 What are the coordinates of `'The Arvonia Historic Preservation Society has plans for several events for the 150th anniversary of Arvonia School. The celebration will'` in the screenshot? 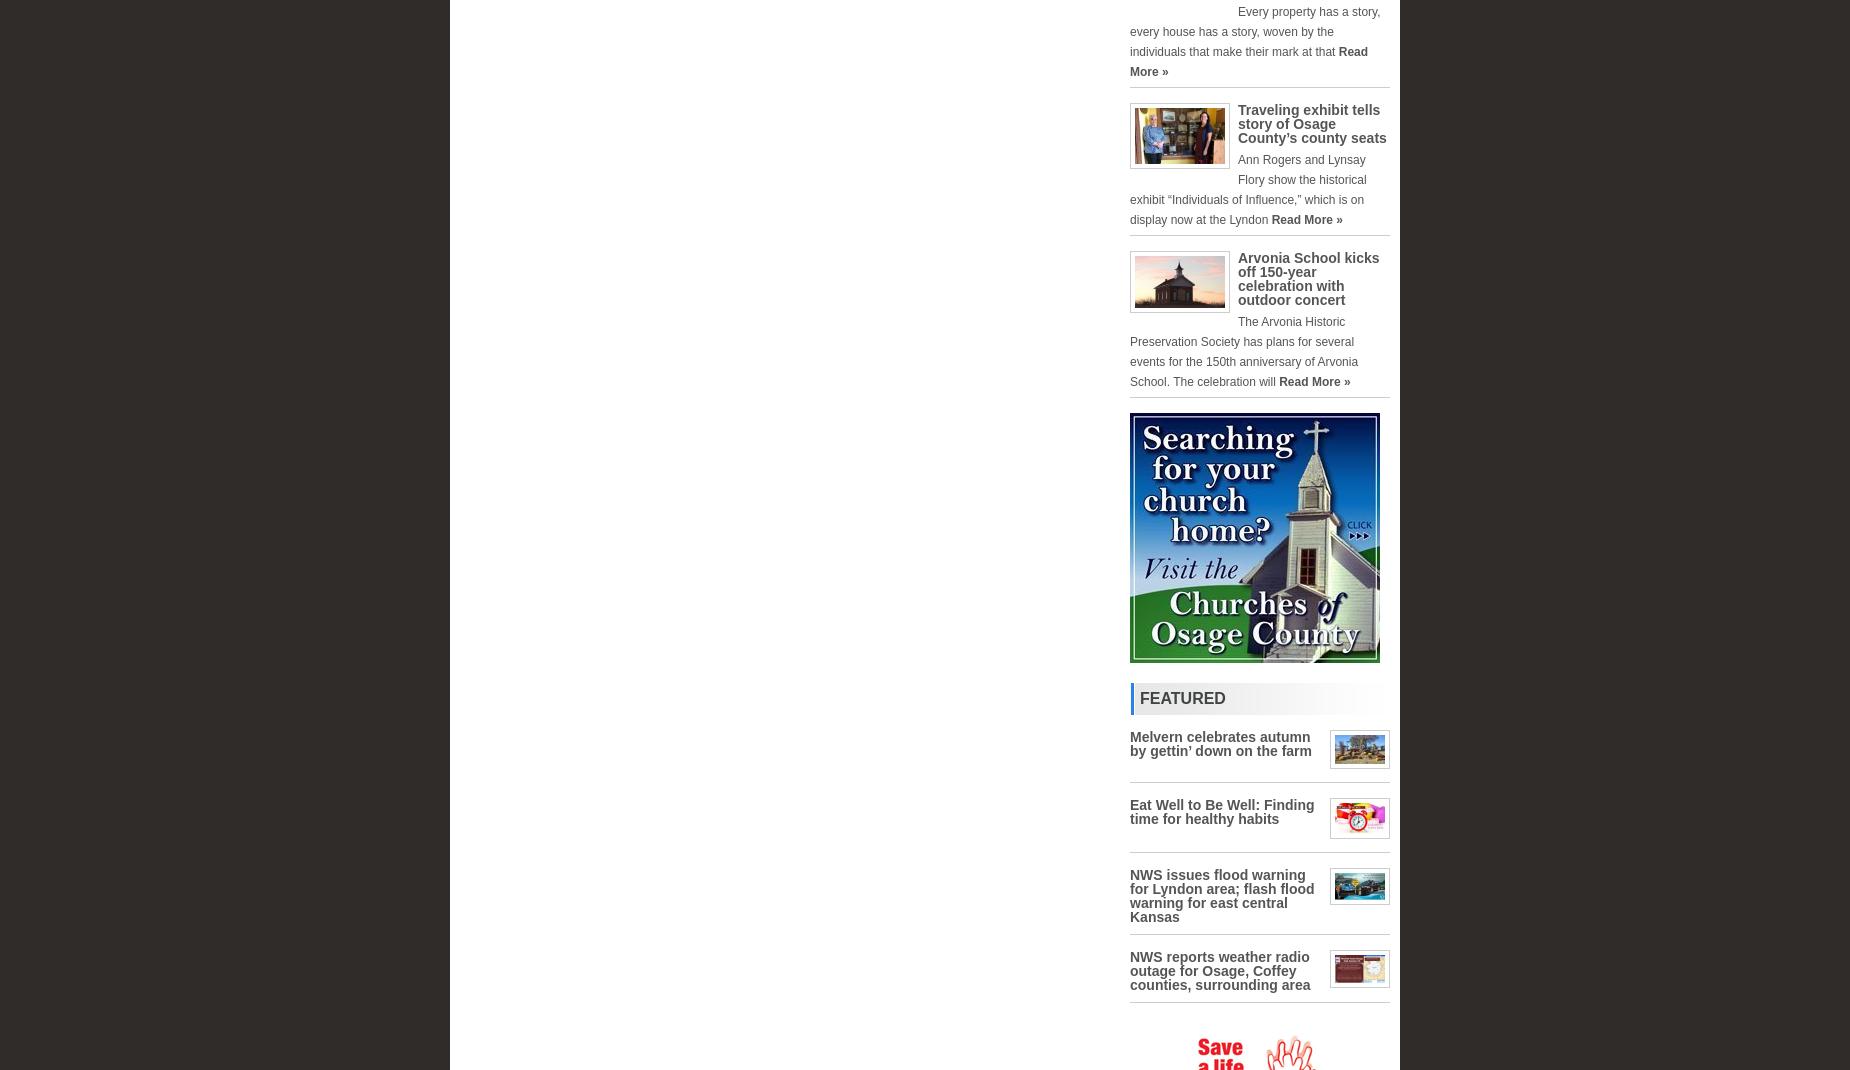 It's located at (1242, 352).